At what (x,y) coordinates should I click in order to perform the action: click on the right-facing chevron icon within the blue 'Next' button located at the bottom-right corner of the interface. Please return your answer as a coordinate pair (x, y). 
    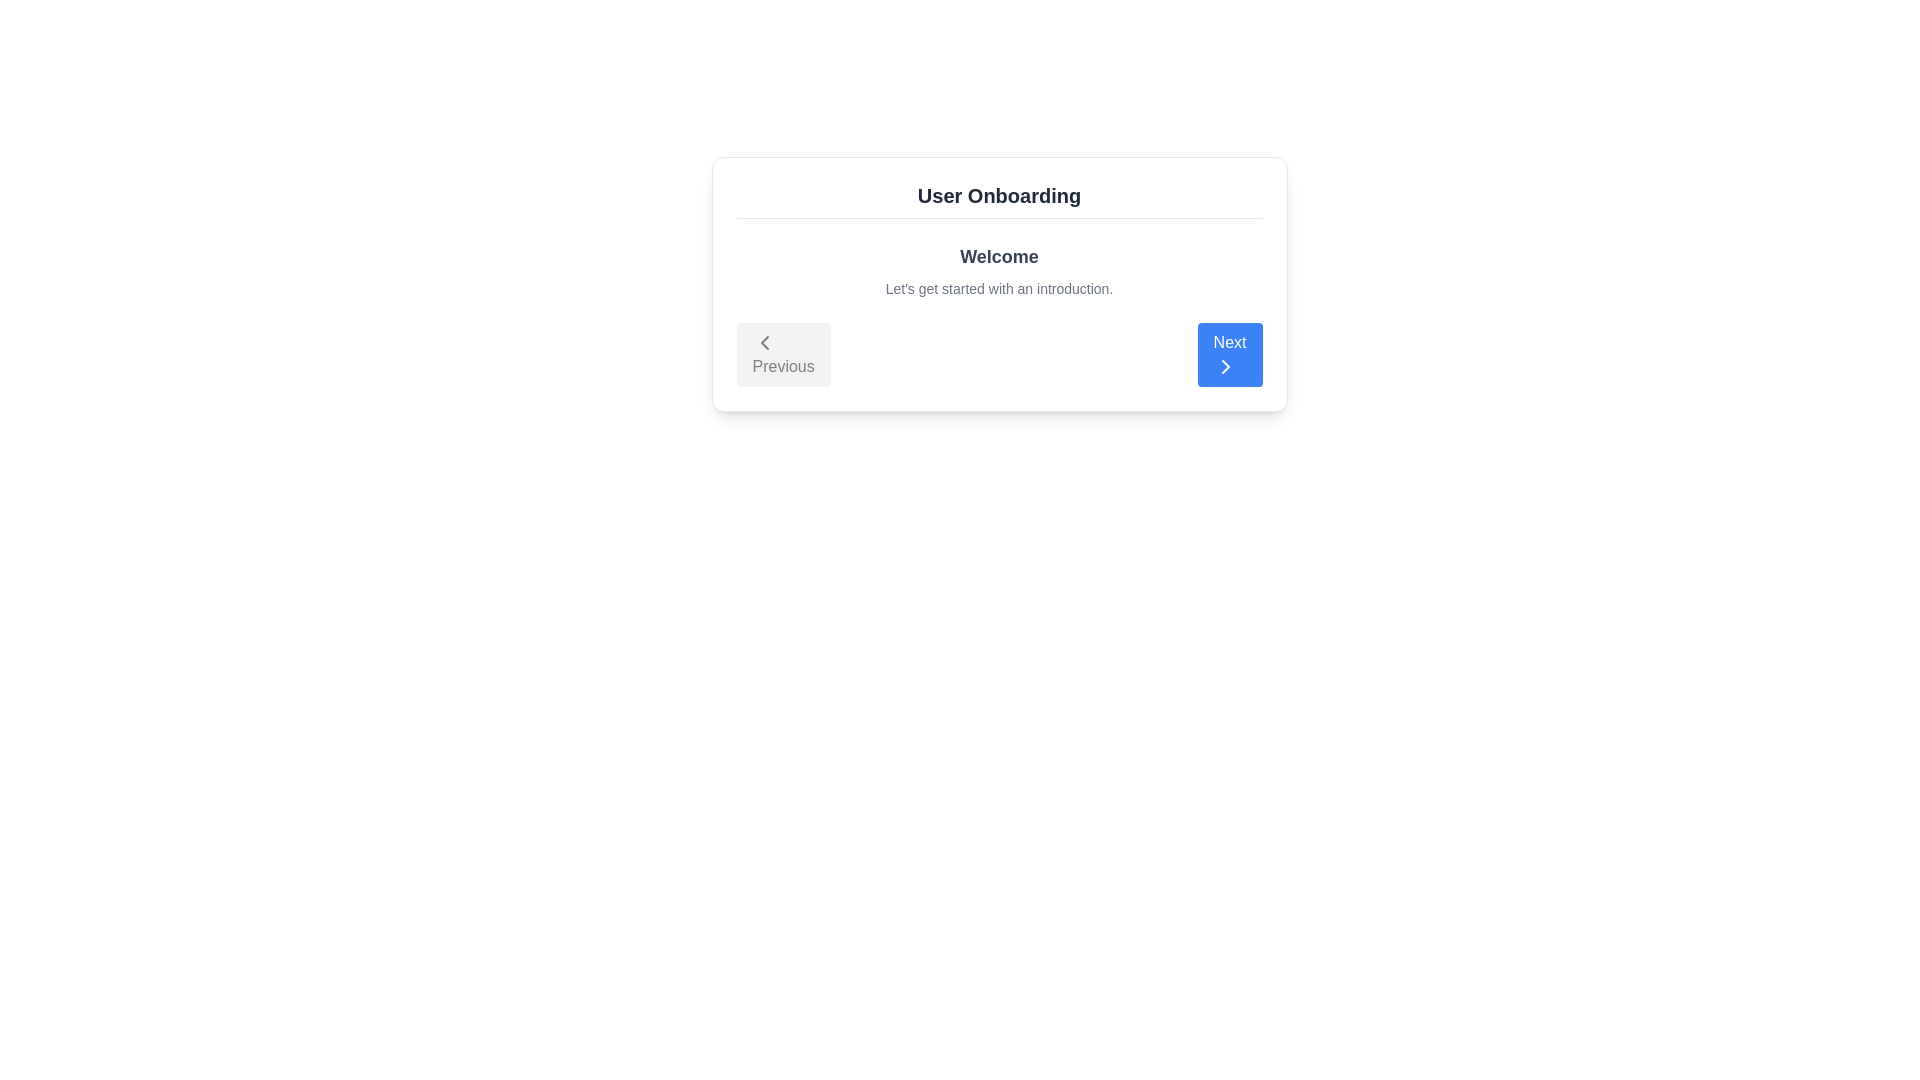
    Looking at the image, I should click on (1224, 366).